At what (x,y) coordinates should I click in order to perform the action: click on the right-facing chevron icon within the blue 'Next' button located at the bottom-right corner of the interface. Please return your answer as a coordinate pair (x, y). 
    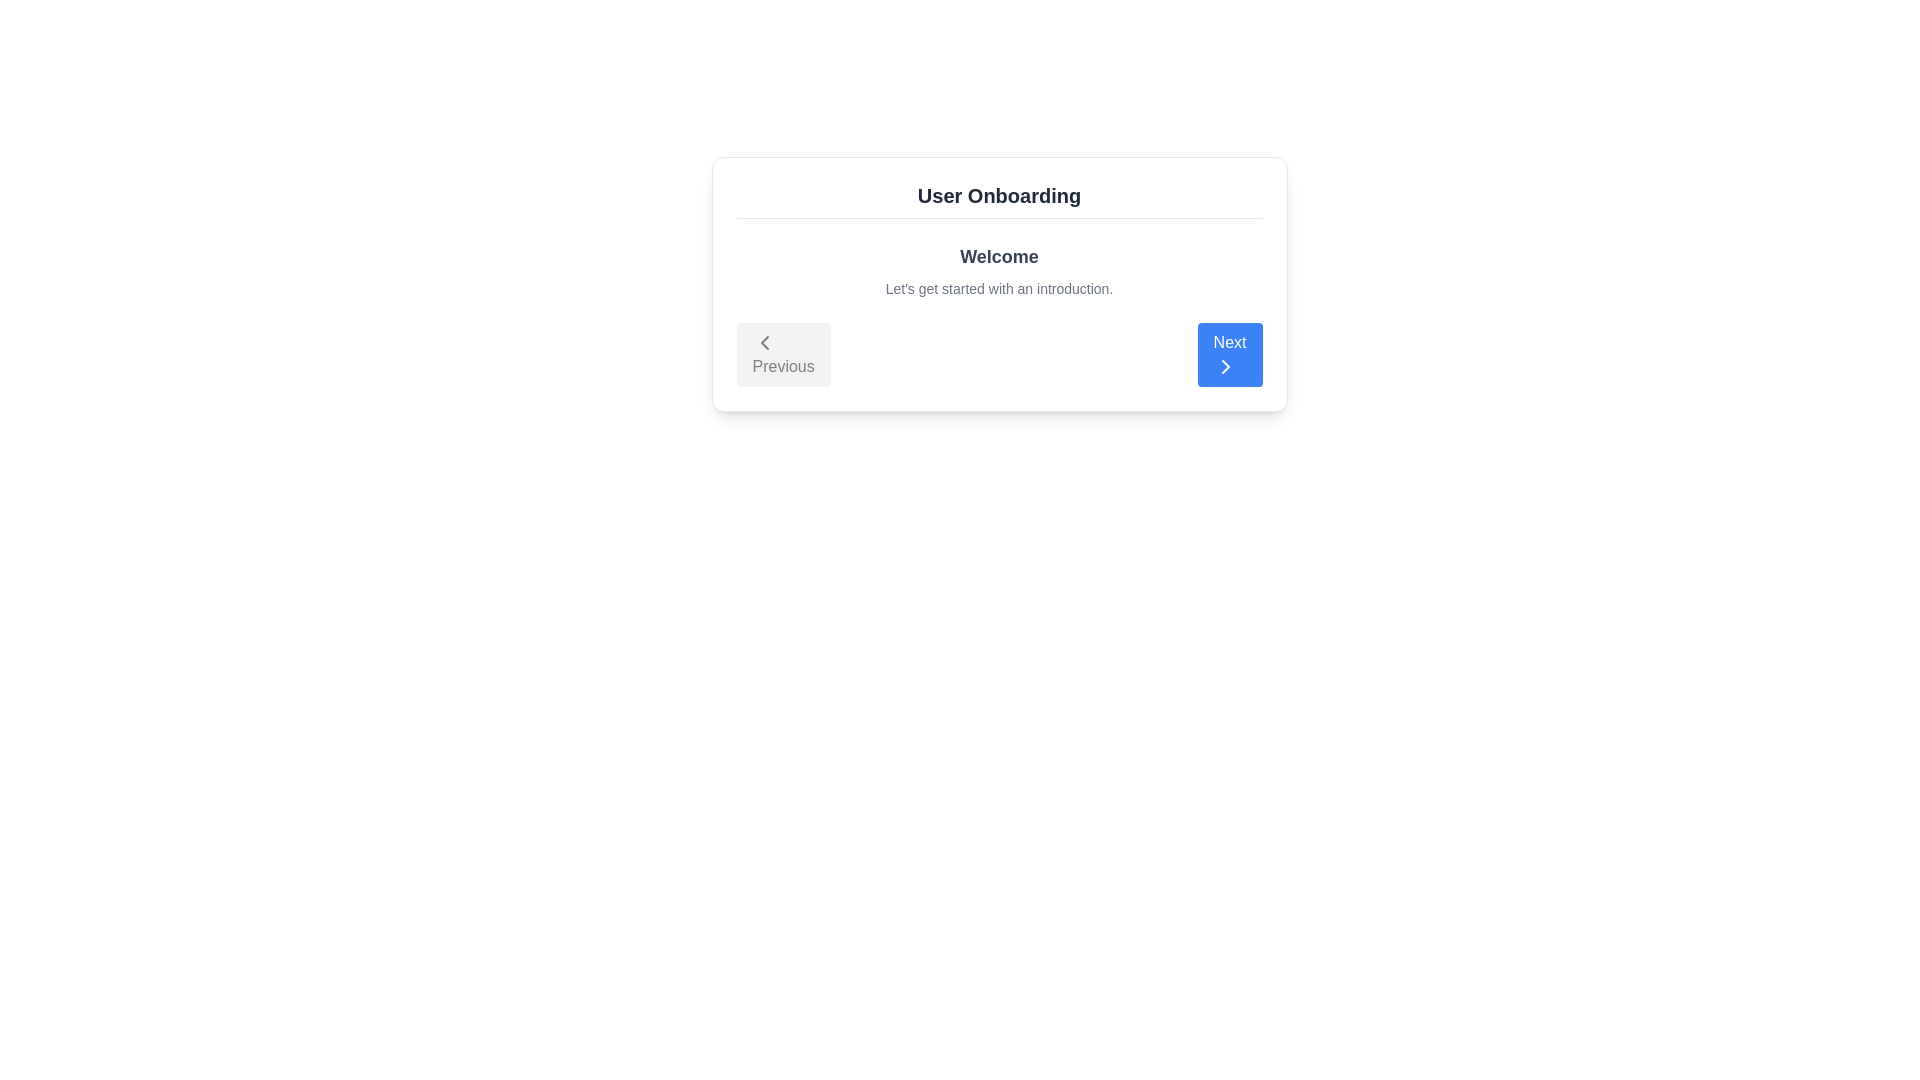
    Looking at the image, I should click on (1224, 366).